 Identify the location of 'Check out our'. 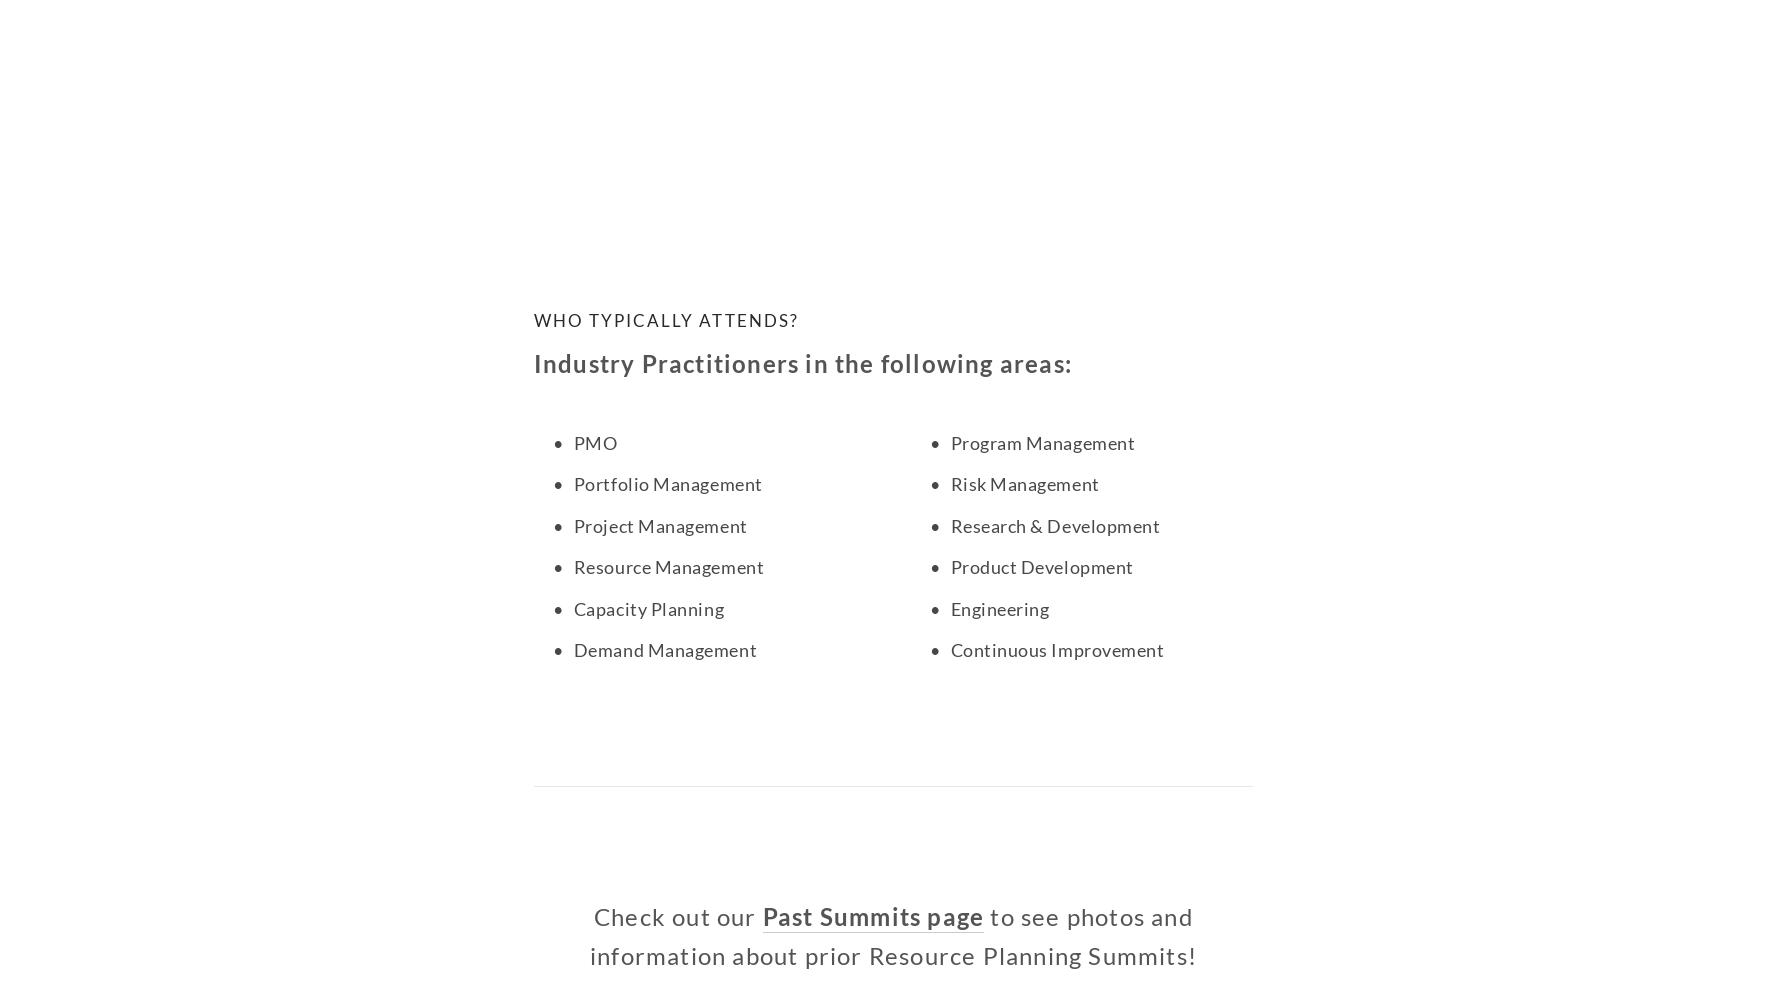
(676, 915).